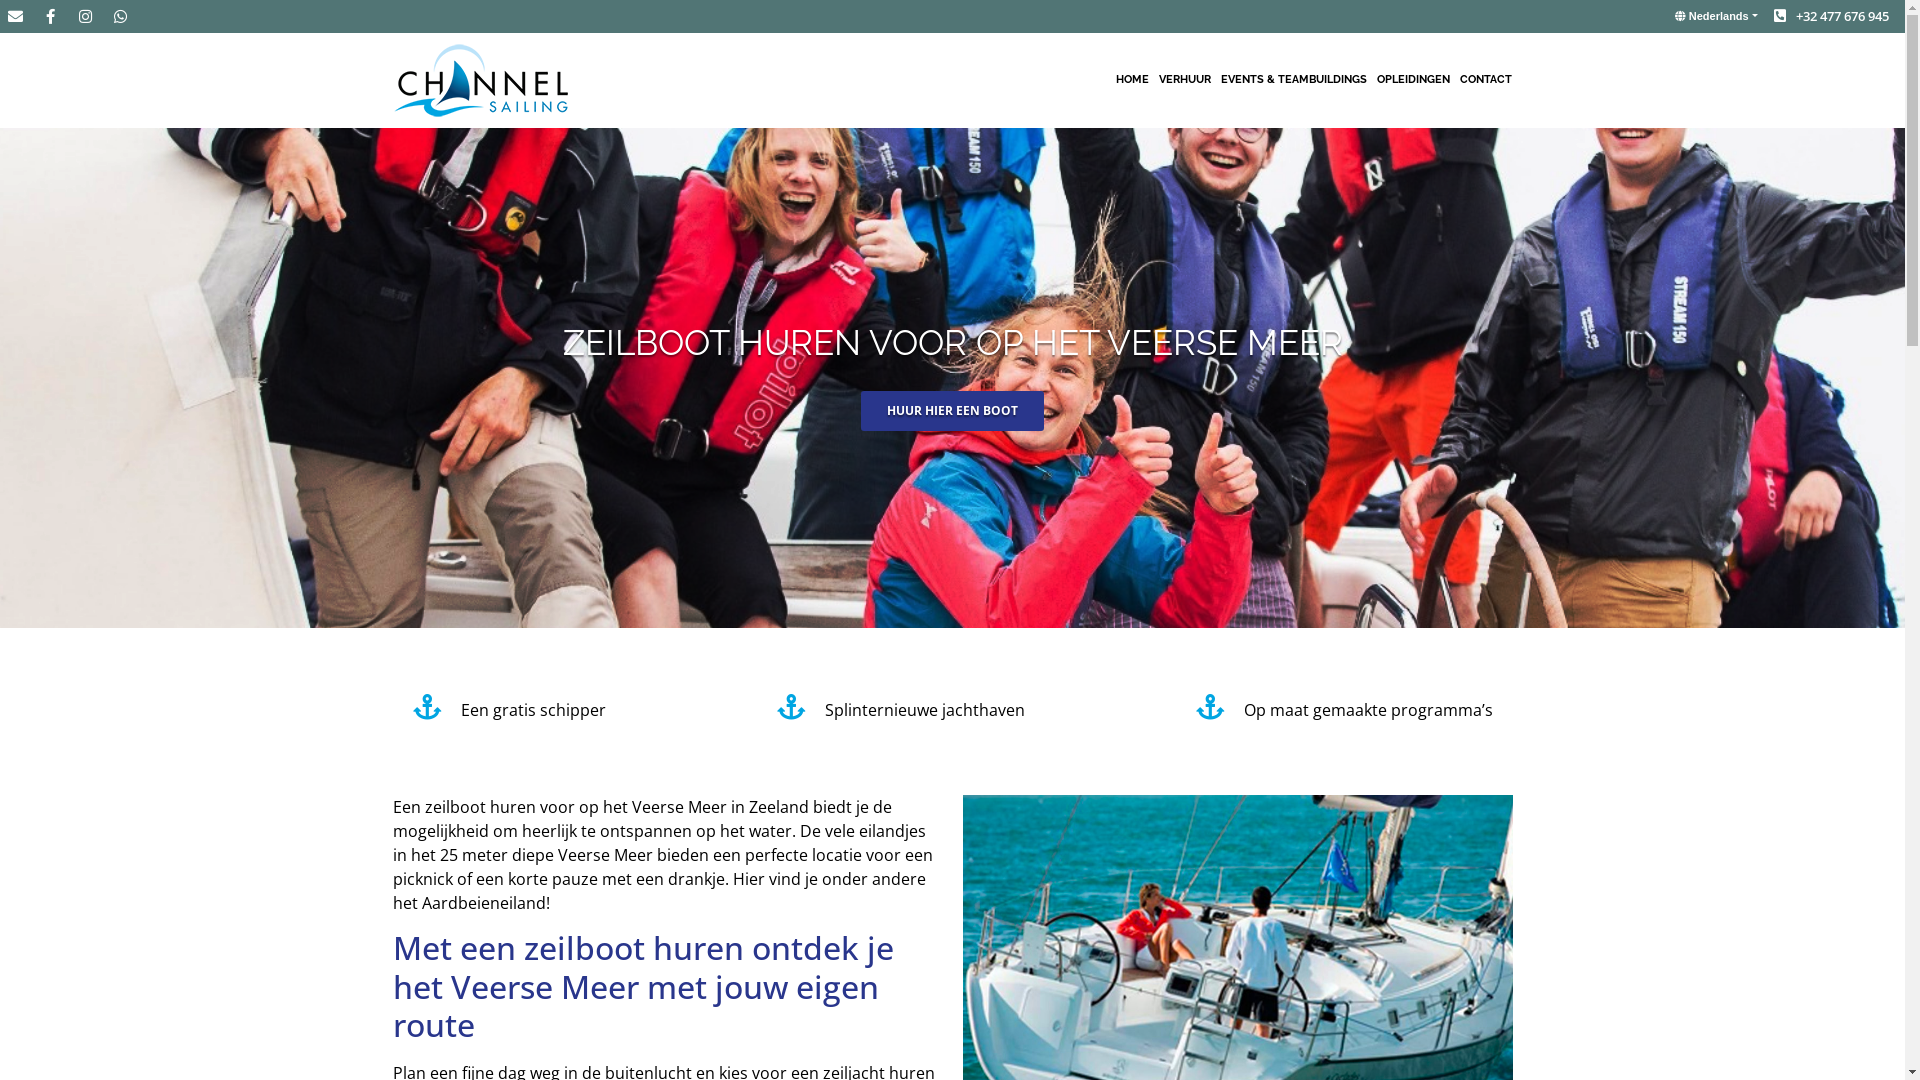 The height and width of the screenshot is (1080, 1920). What do you see at coordinates (1715, 15) in the screenshot?
I see `'Nederlands'` at bounding box center [1715, 15].